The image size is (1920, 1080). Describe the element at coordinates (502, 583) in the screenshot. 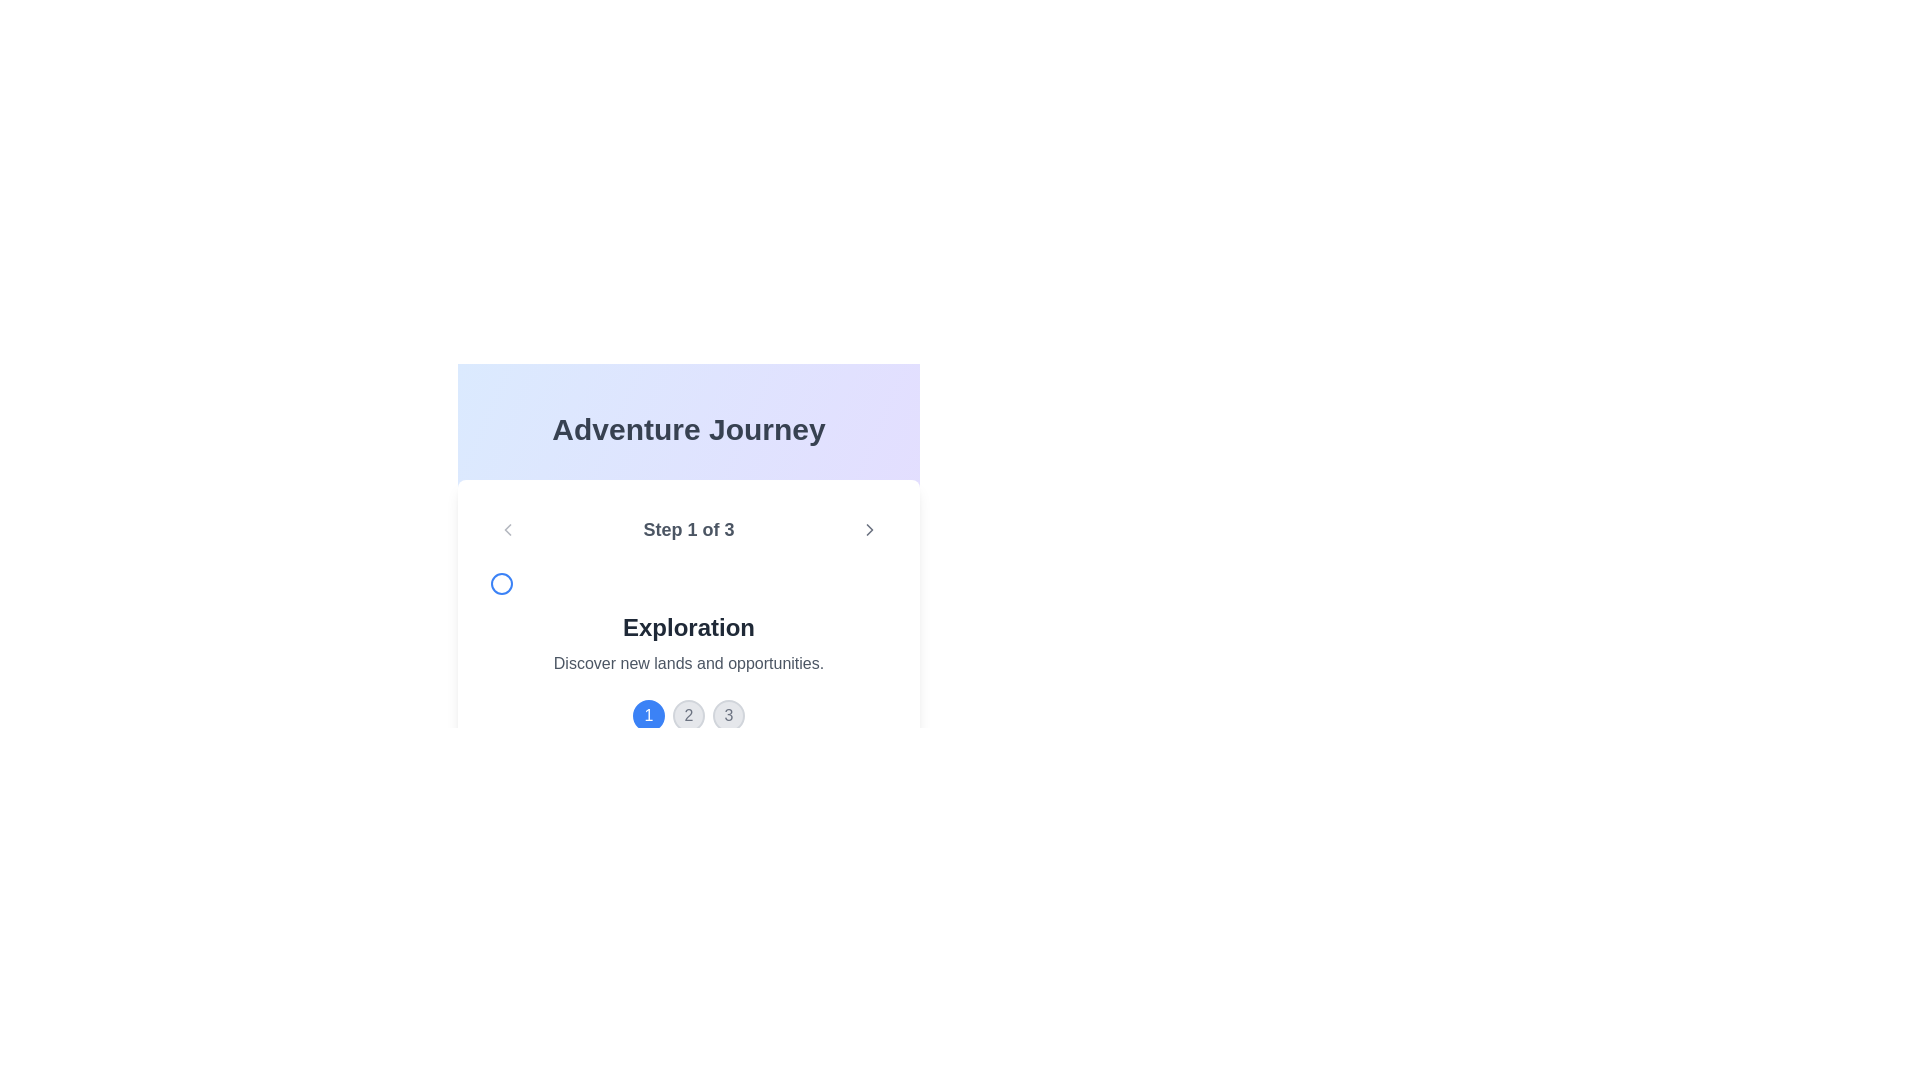

I see `the circular icon with a blue outline and white fill, located to the left of the text 'Step 1 of 3' in the stepper interface` at that location.